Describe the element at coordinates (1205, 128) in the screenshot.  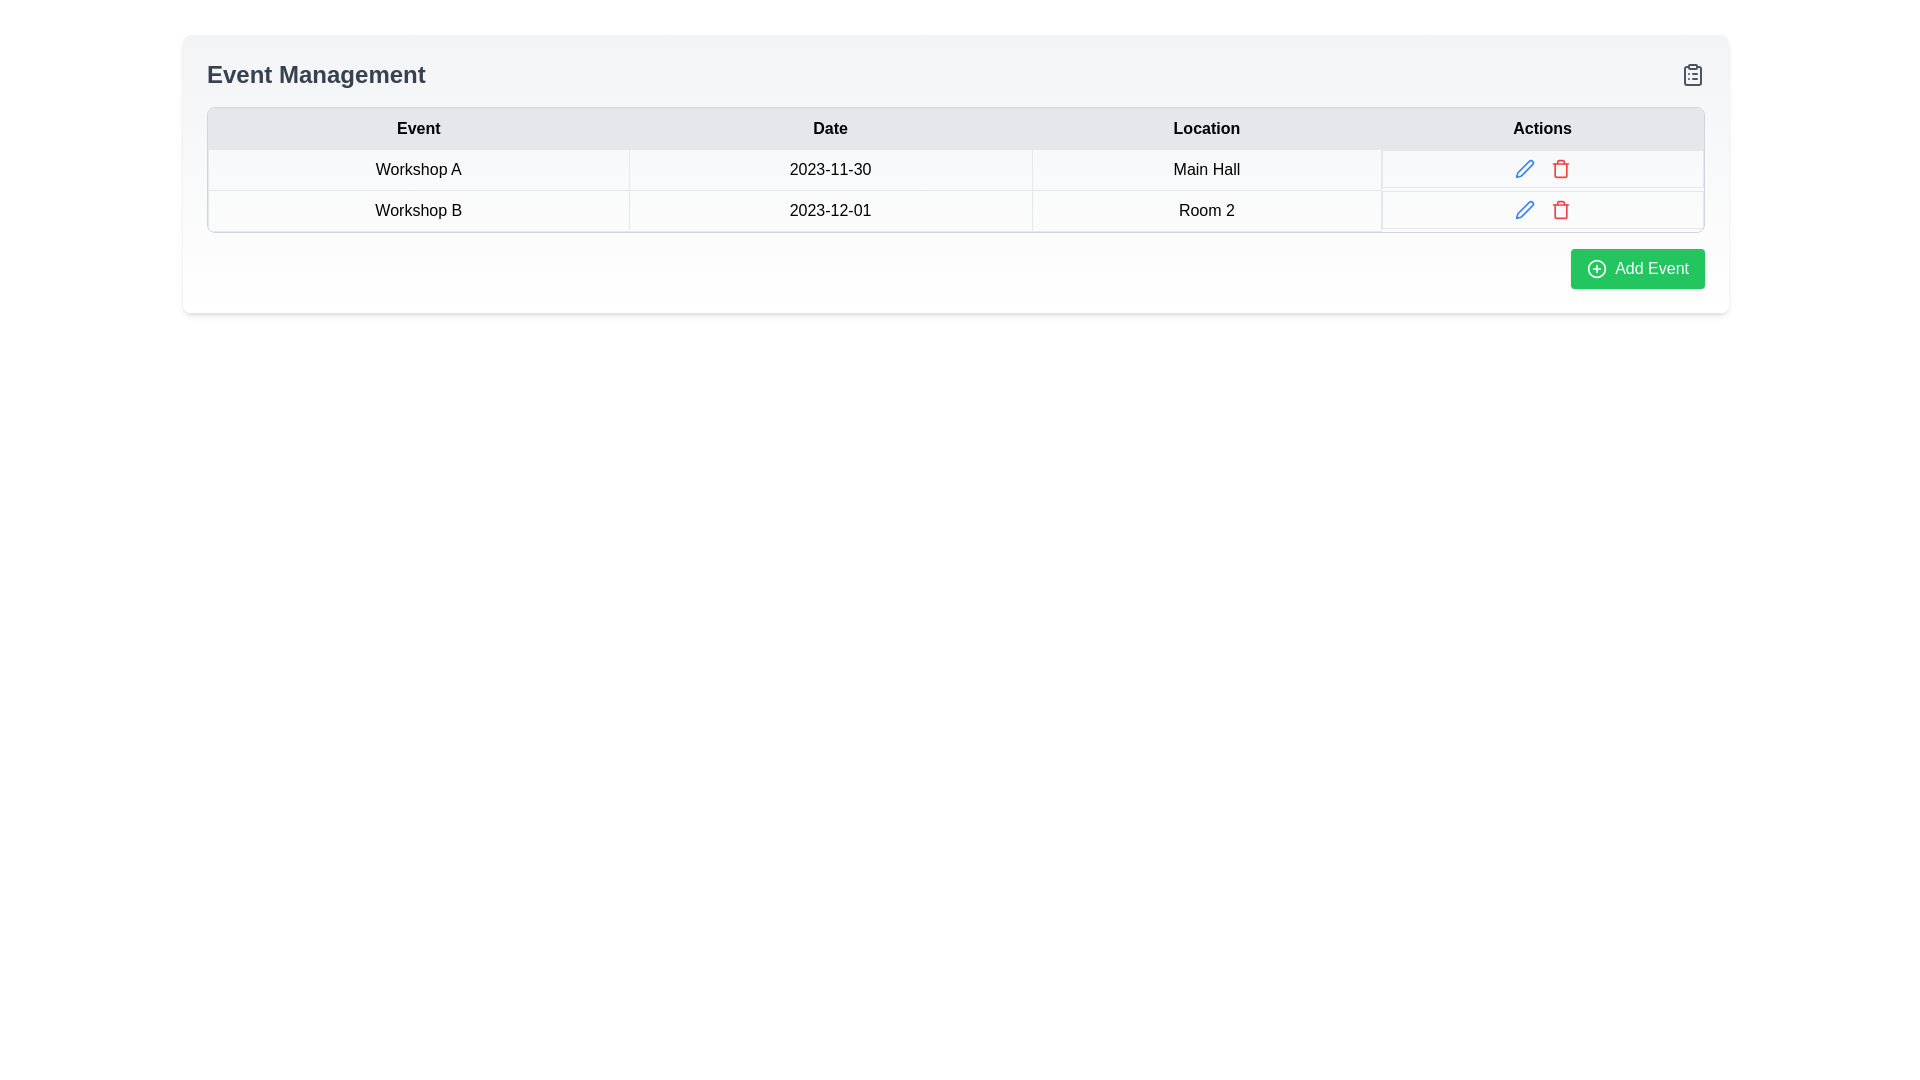
I see `the Table Header Cell titled 'Location', which has a gray background and black text, positioned between the 'Date' and 'Actions' cells` at that location.